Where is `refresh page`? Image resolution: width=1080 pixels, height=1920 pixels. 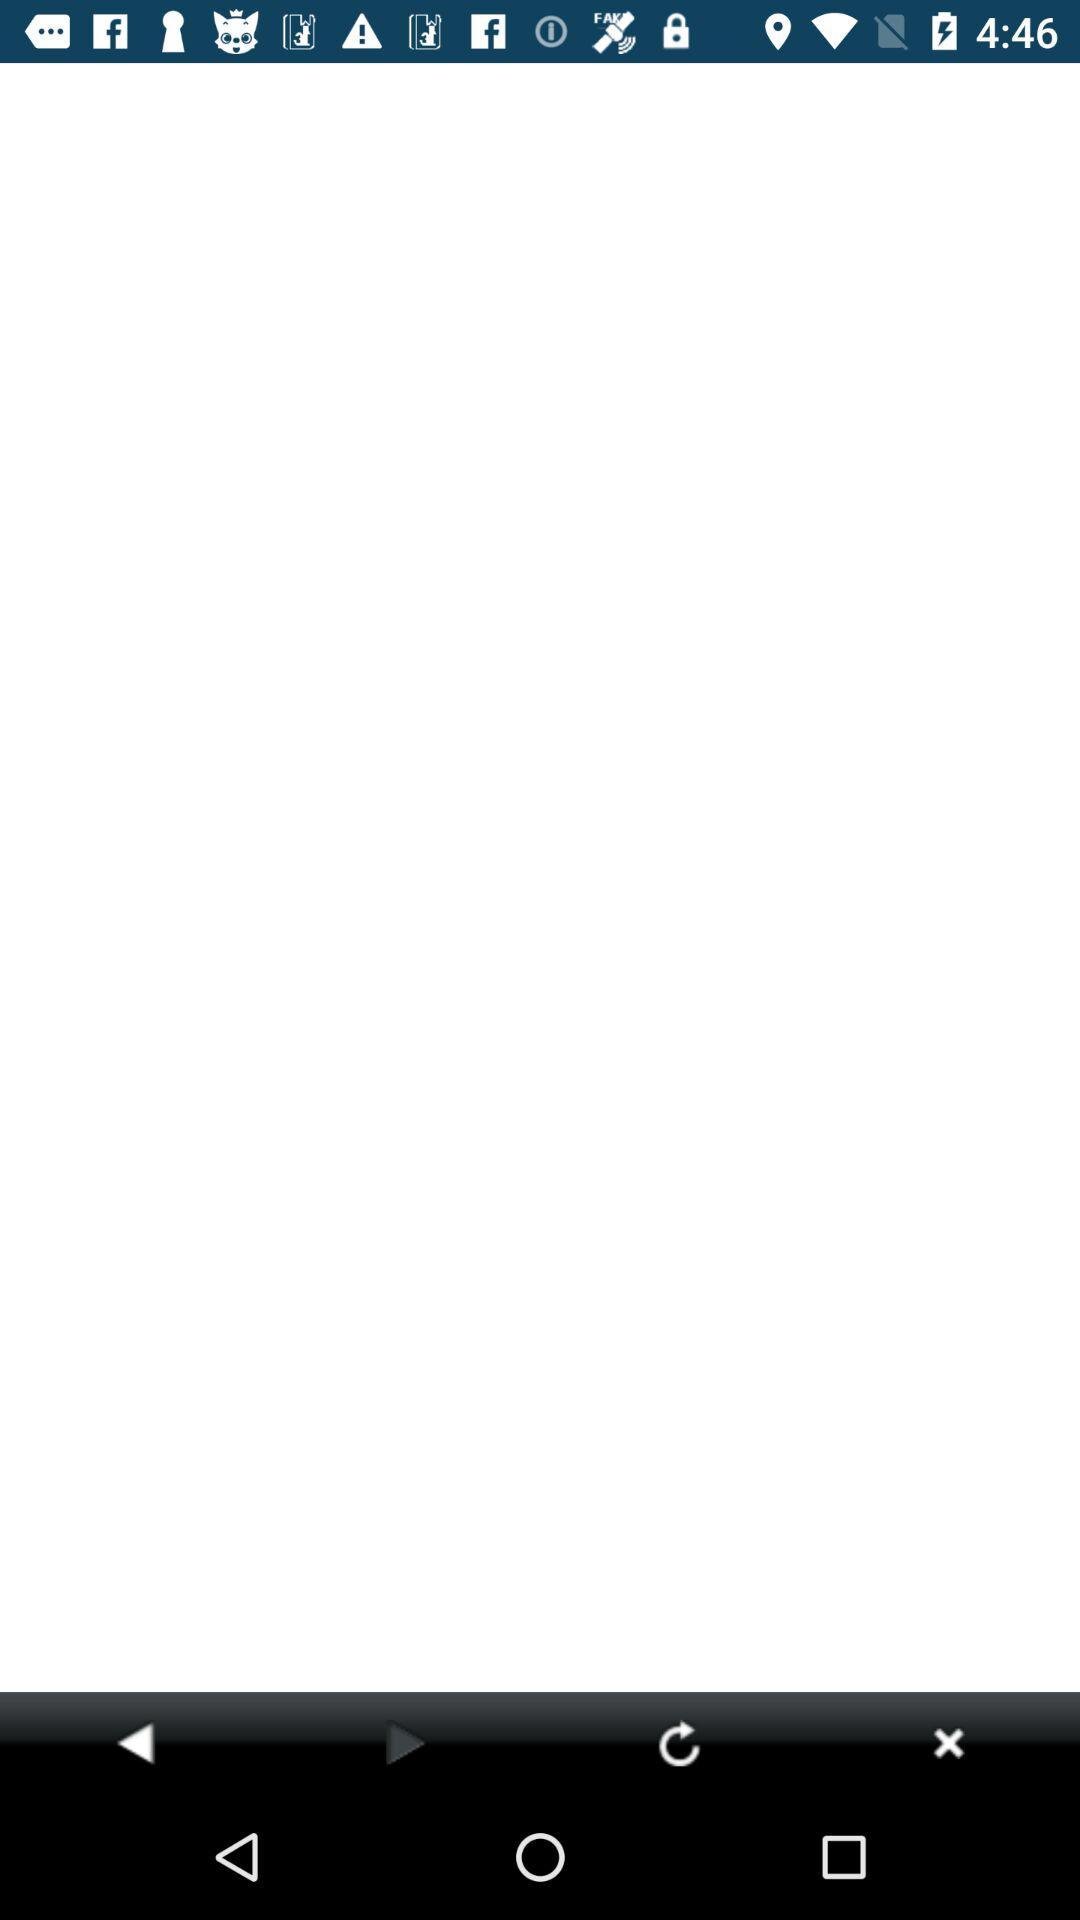
refresh page is located at coordinates (678, 1741).